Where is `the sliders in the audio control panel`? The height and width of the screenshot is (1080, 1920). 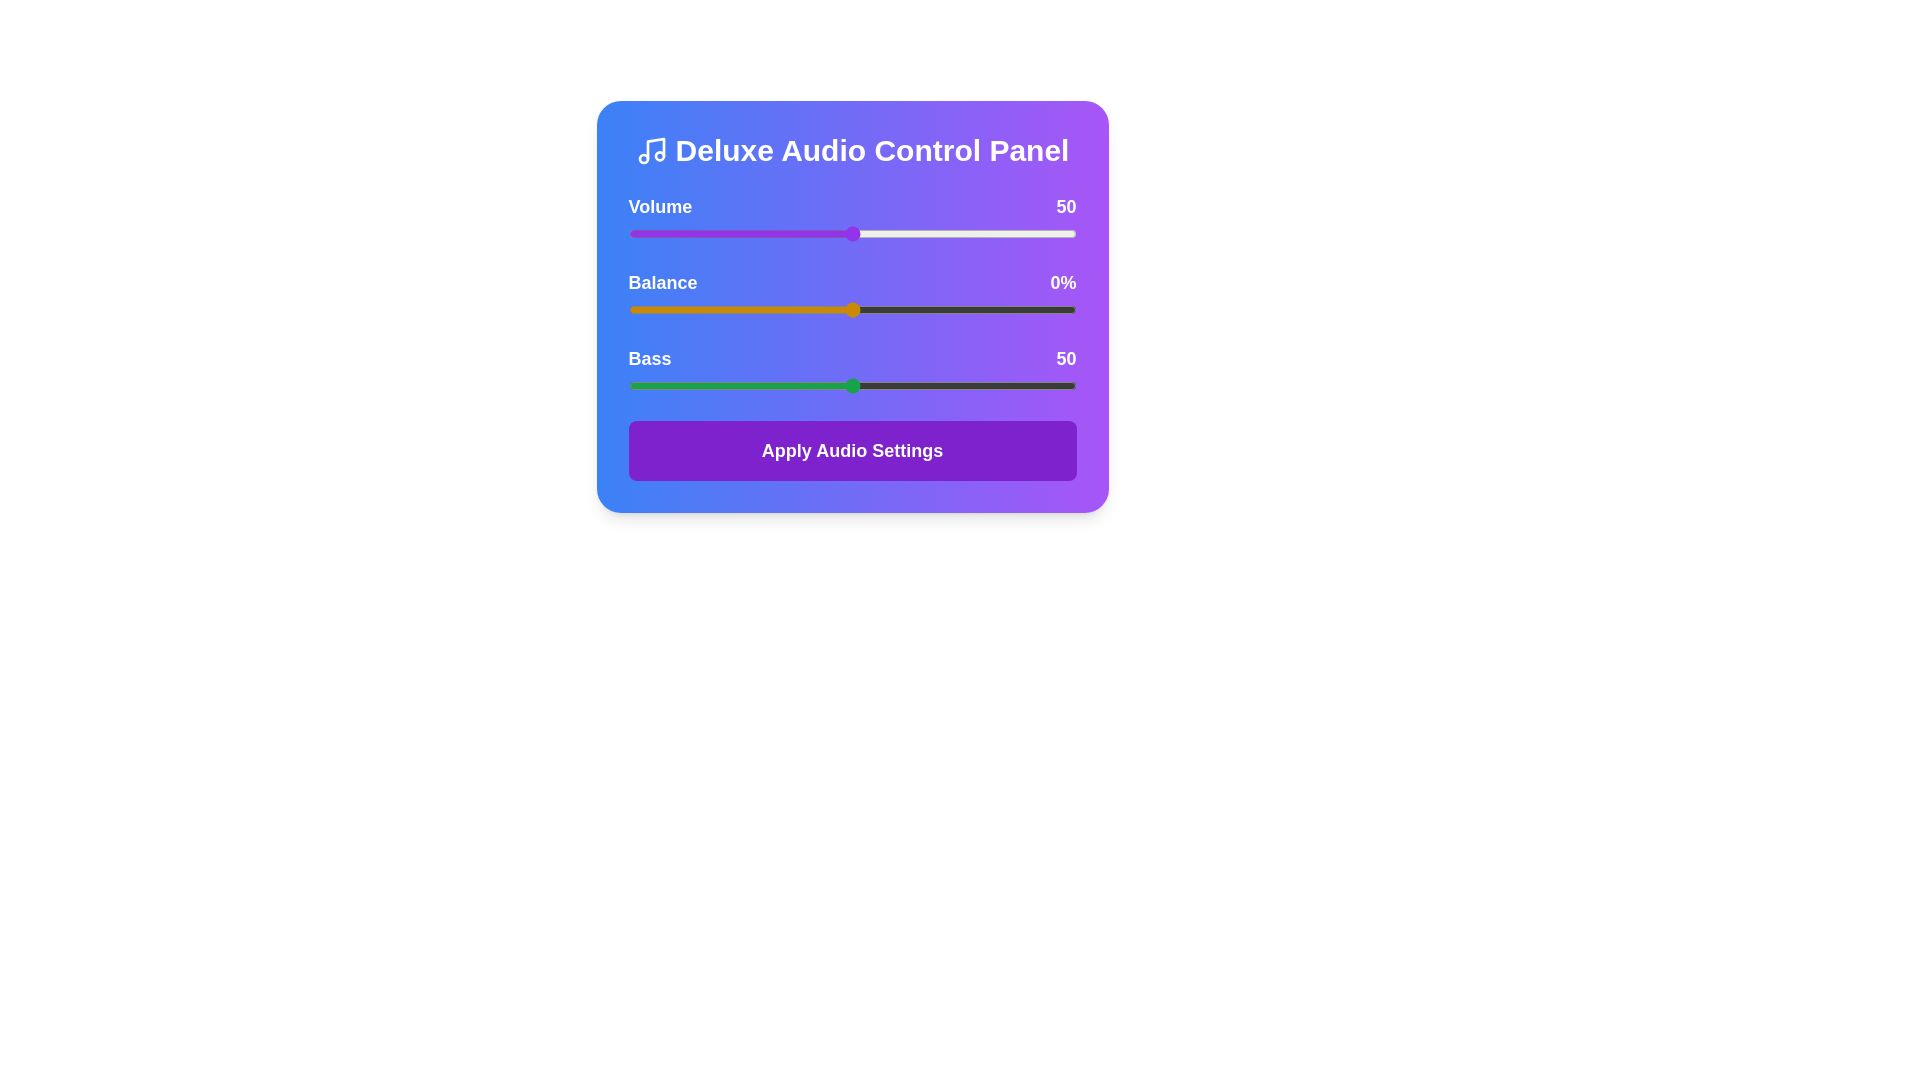 the sliders in the audio control panel is located at coordinates (852, 307).